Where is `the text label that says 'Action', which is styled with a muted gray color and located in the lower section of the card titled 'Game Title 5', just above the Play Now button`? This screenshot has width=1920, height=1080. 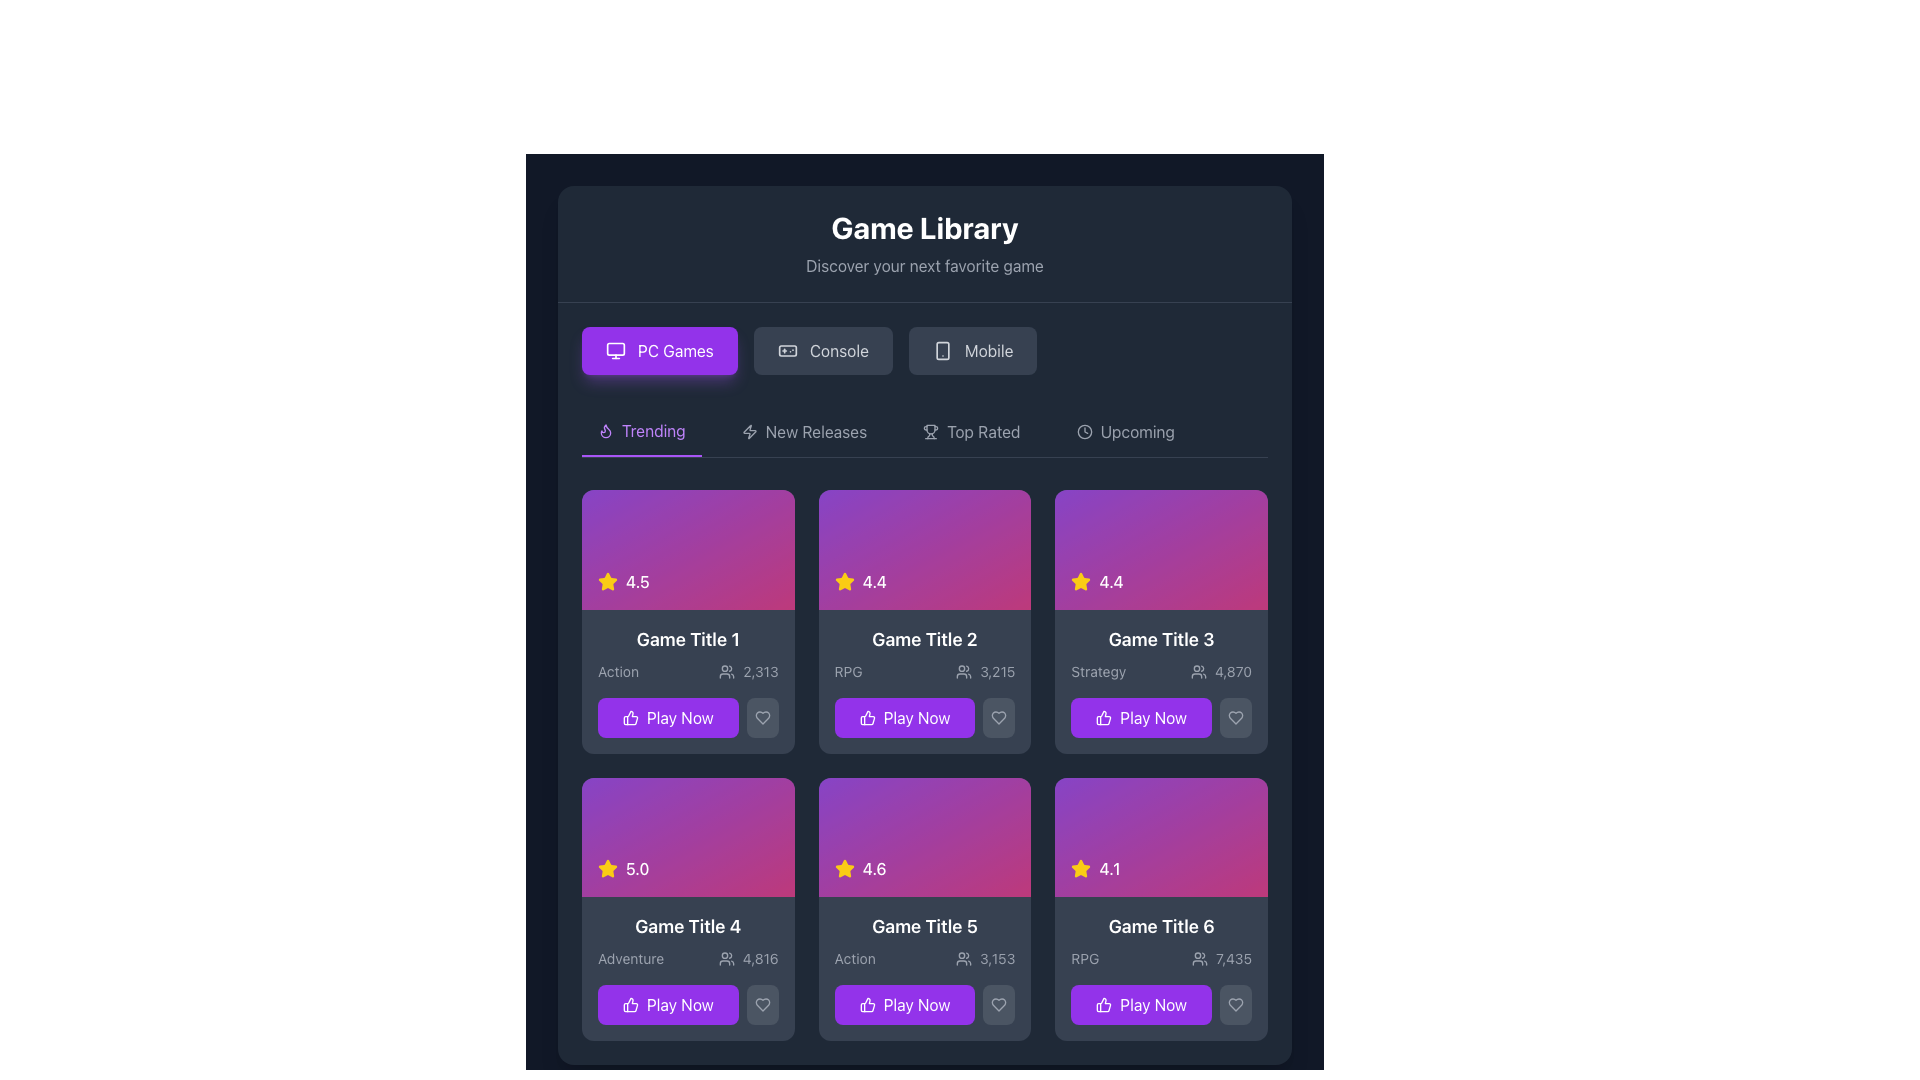 the text label that says 'Action', which is styled with a muted gray color and located in the lower section of the card titled 'Game Title 5', just above the Play Now button is located at coordinates (855, 958).